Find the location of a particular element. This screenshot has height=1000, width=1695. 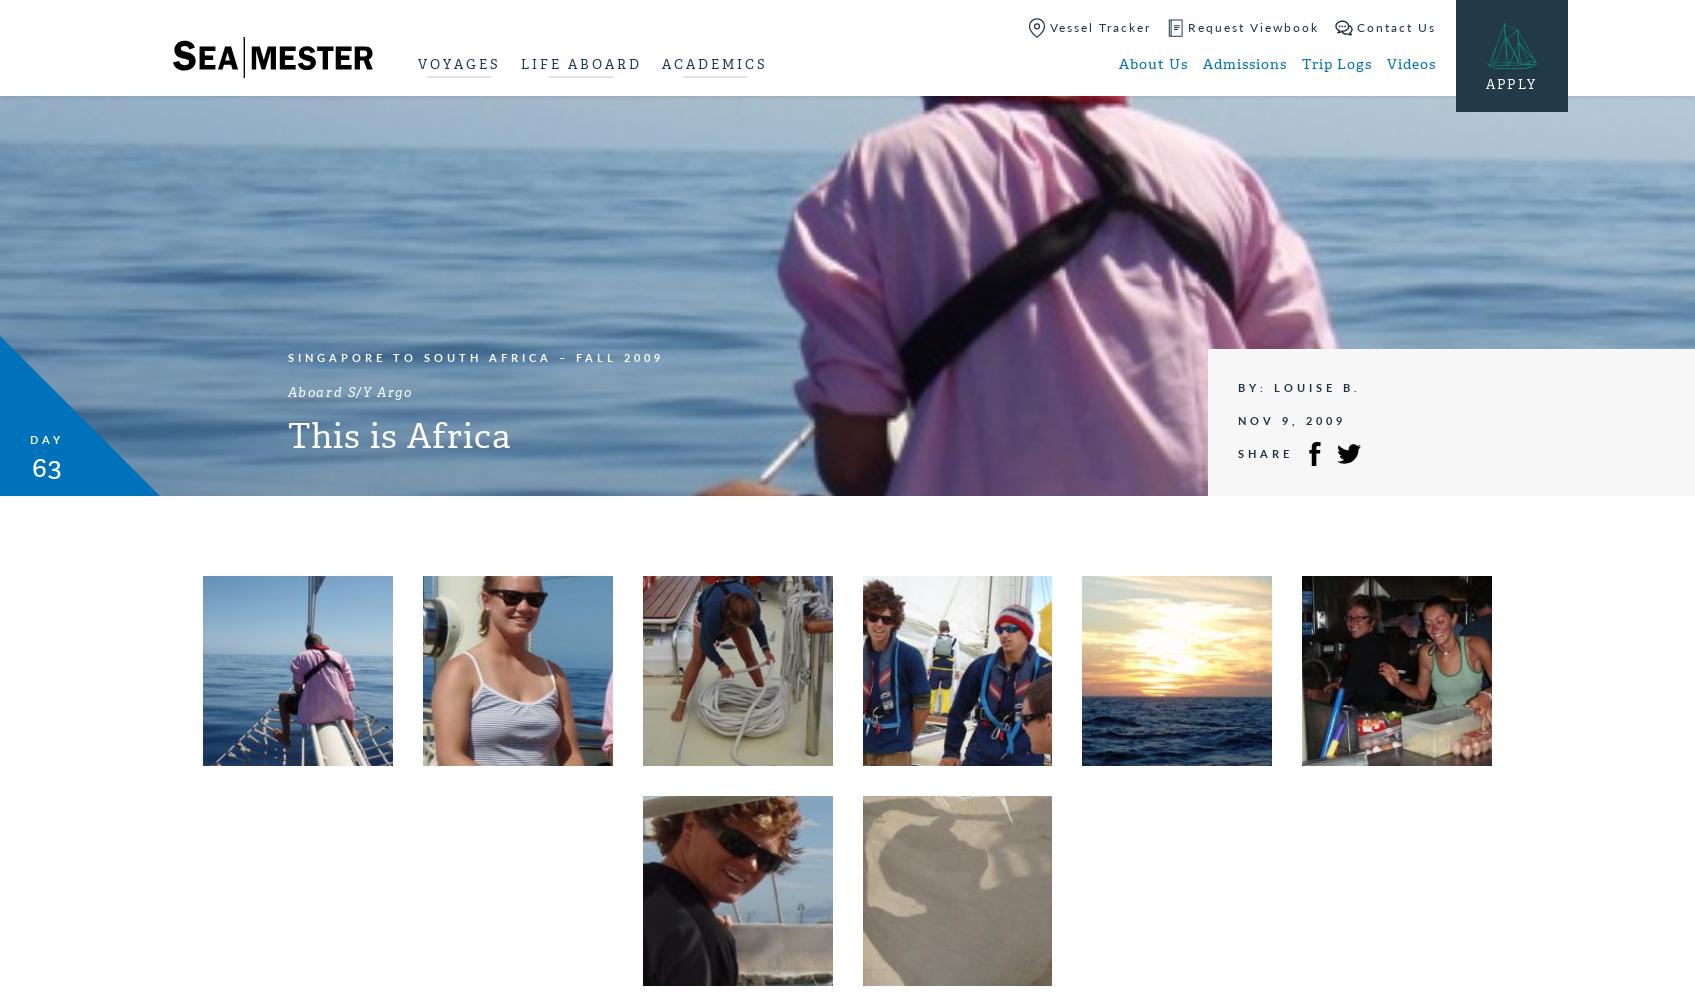

'Academics' is located at coordinates (713, 62).